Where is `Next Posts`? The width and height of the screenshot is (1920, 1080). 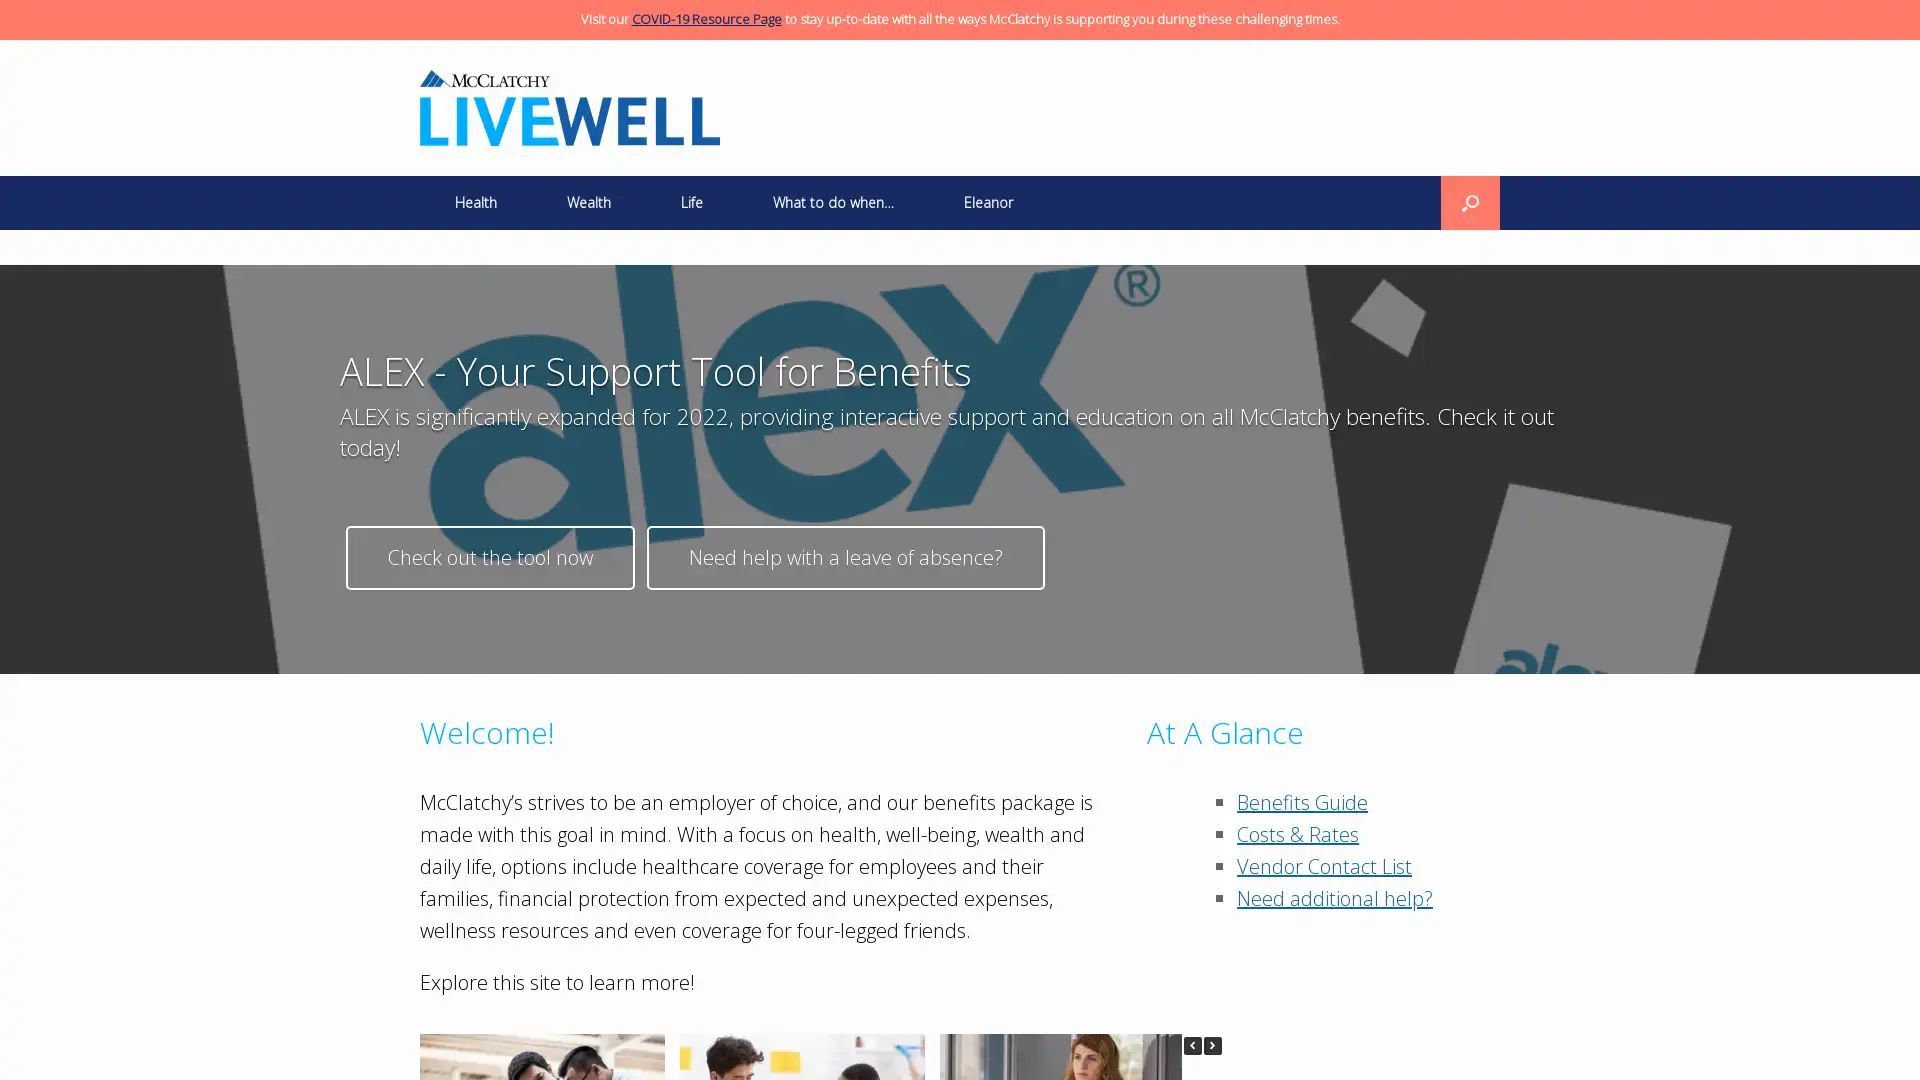
Next Posts is located at coordinates (1211, 1044).